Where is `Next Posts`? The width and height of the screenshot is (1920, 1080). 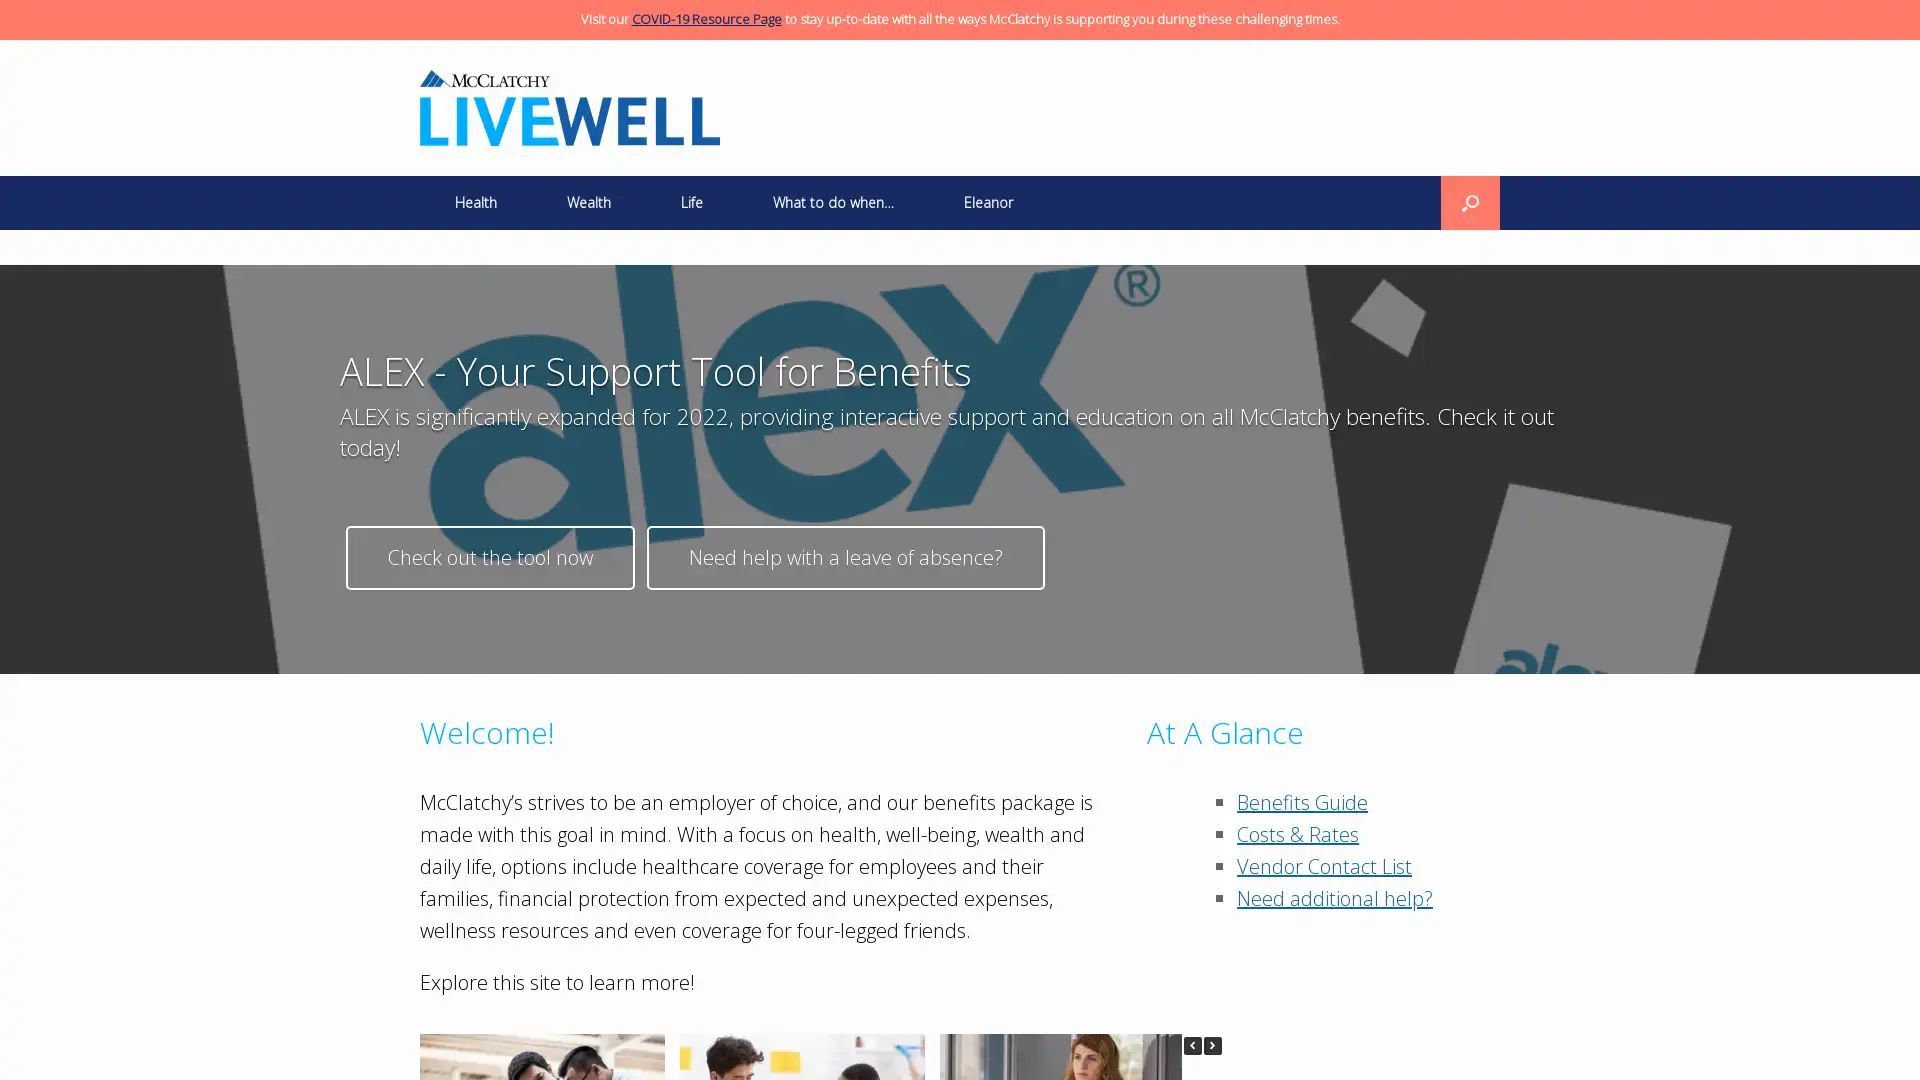
Next Posts is located at coordinates (1211, 1044).